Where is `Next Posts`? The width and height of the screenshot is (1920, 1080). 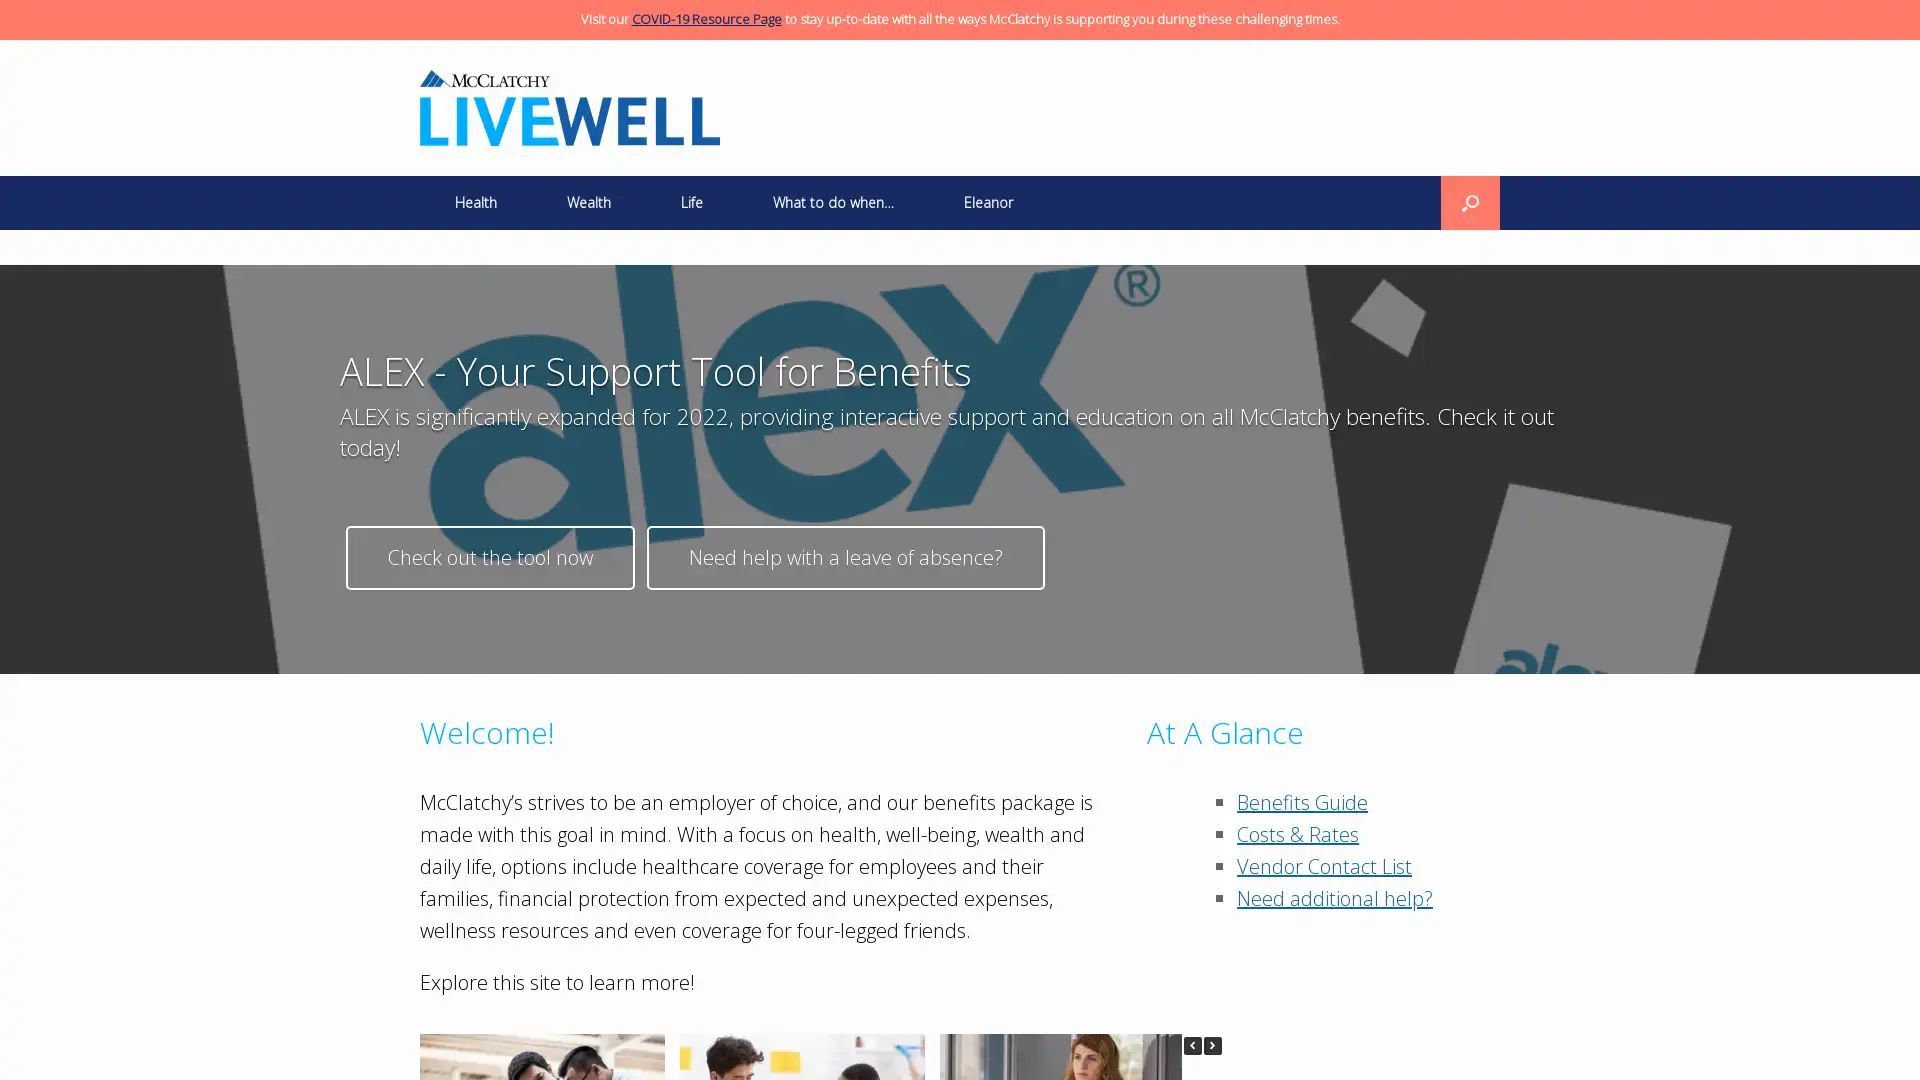
Next Posts is located at coordinates (1211, 1044).